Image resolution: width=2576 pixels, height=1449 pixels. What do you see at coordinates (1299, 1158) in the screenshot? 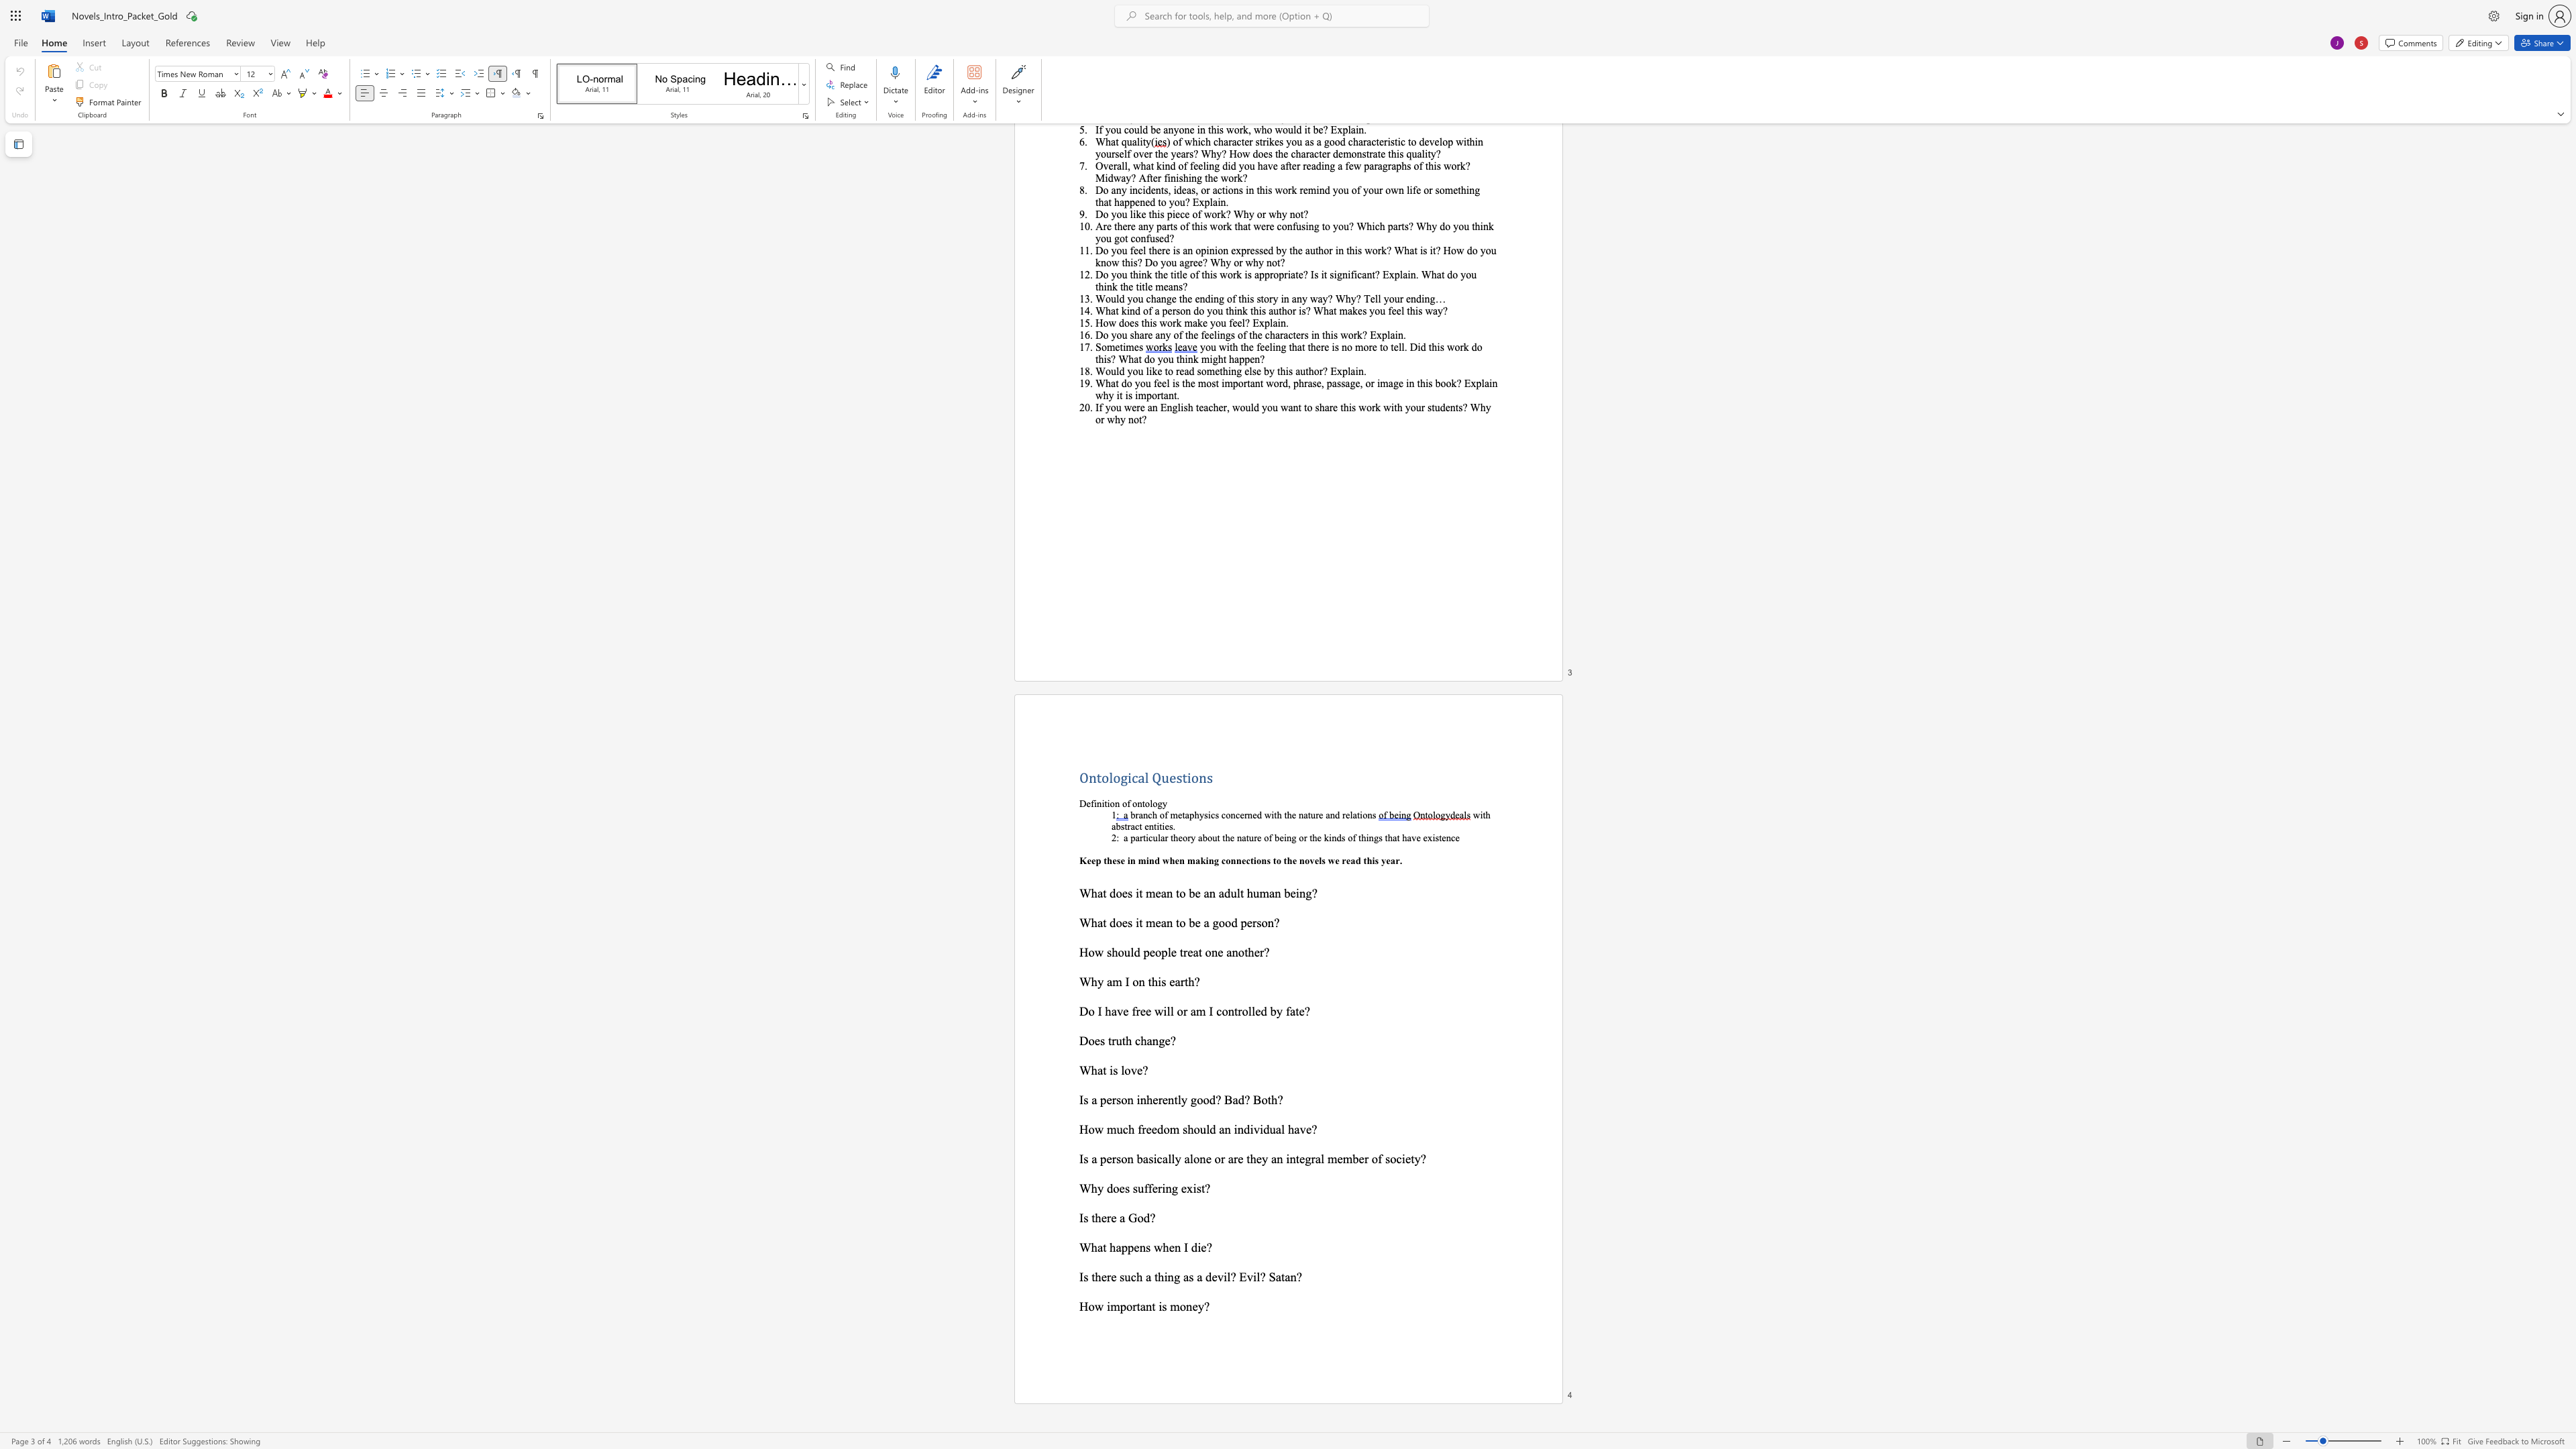
I see `the subset text "egral member of soci" within the text "or are they an integral member of society?"` at bounding box center [1299, 1158].